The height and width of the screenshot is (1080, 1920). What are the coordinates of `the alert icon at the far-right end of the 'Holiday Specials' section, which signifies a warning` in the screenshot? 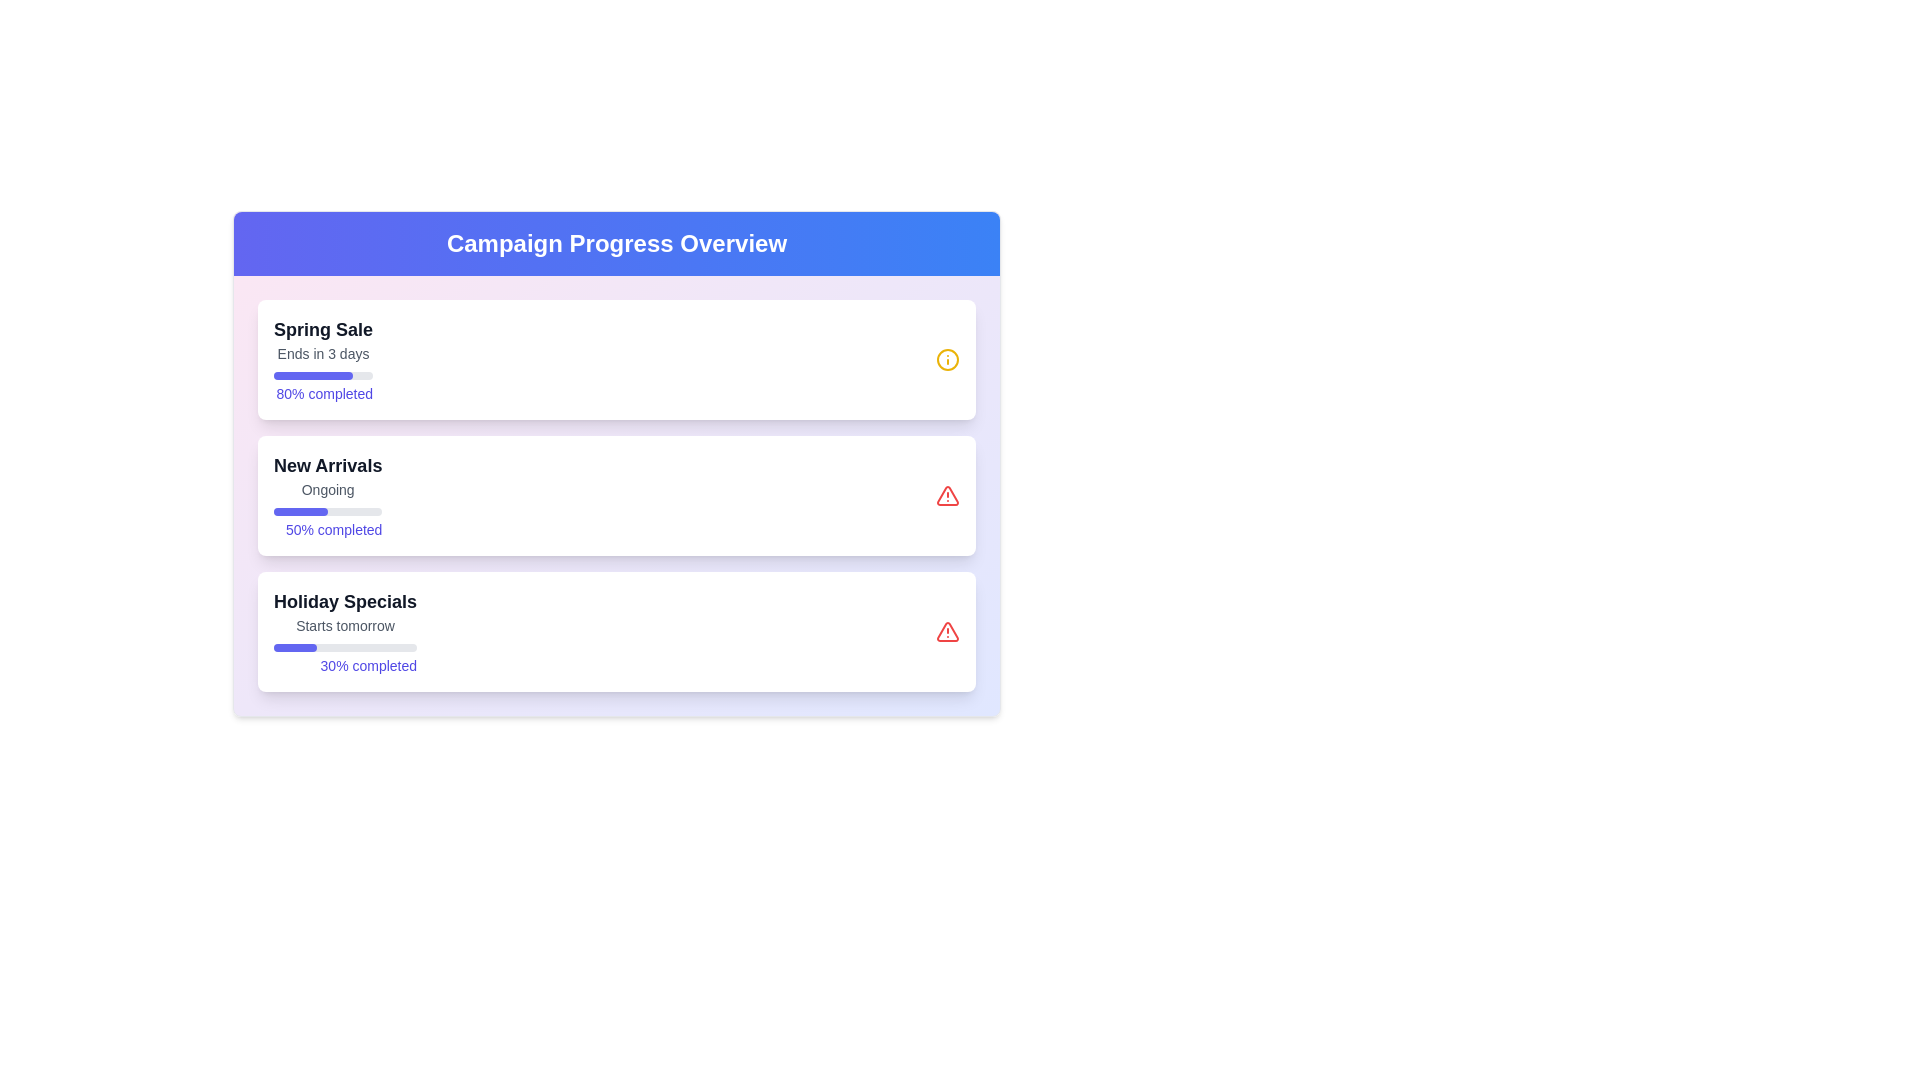 It's located at (947, 632).